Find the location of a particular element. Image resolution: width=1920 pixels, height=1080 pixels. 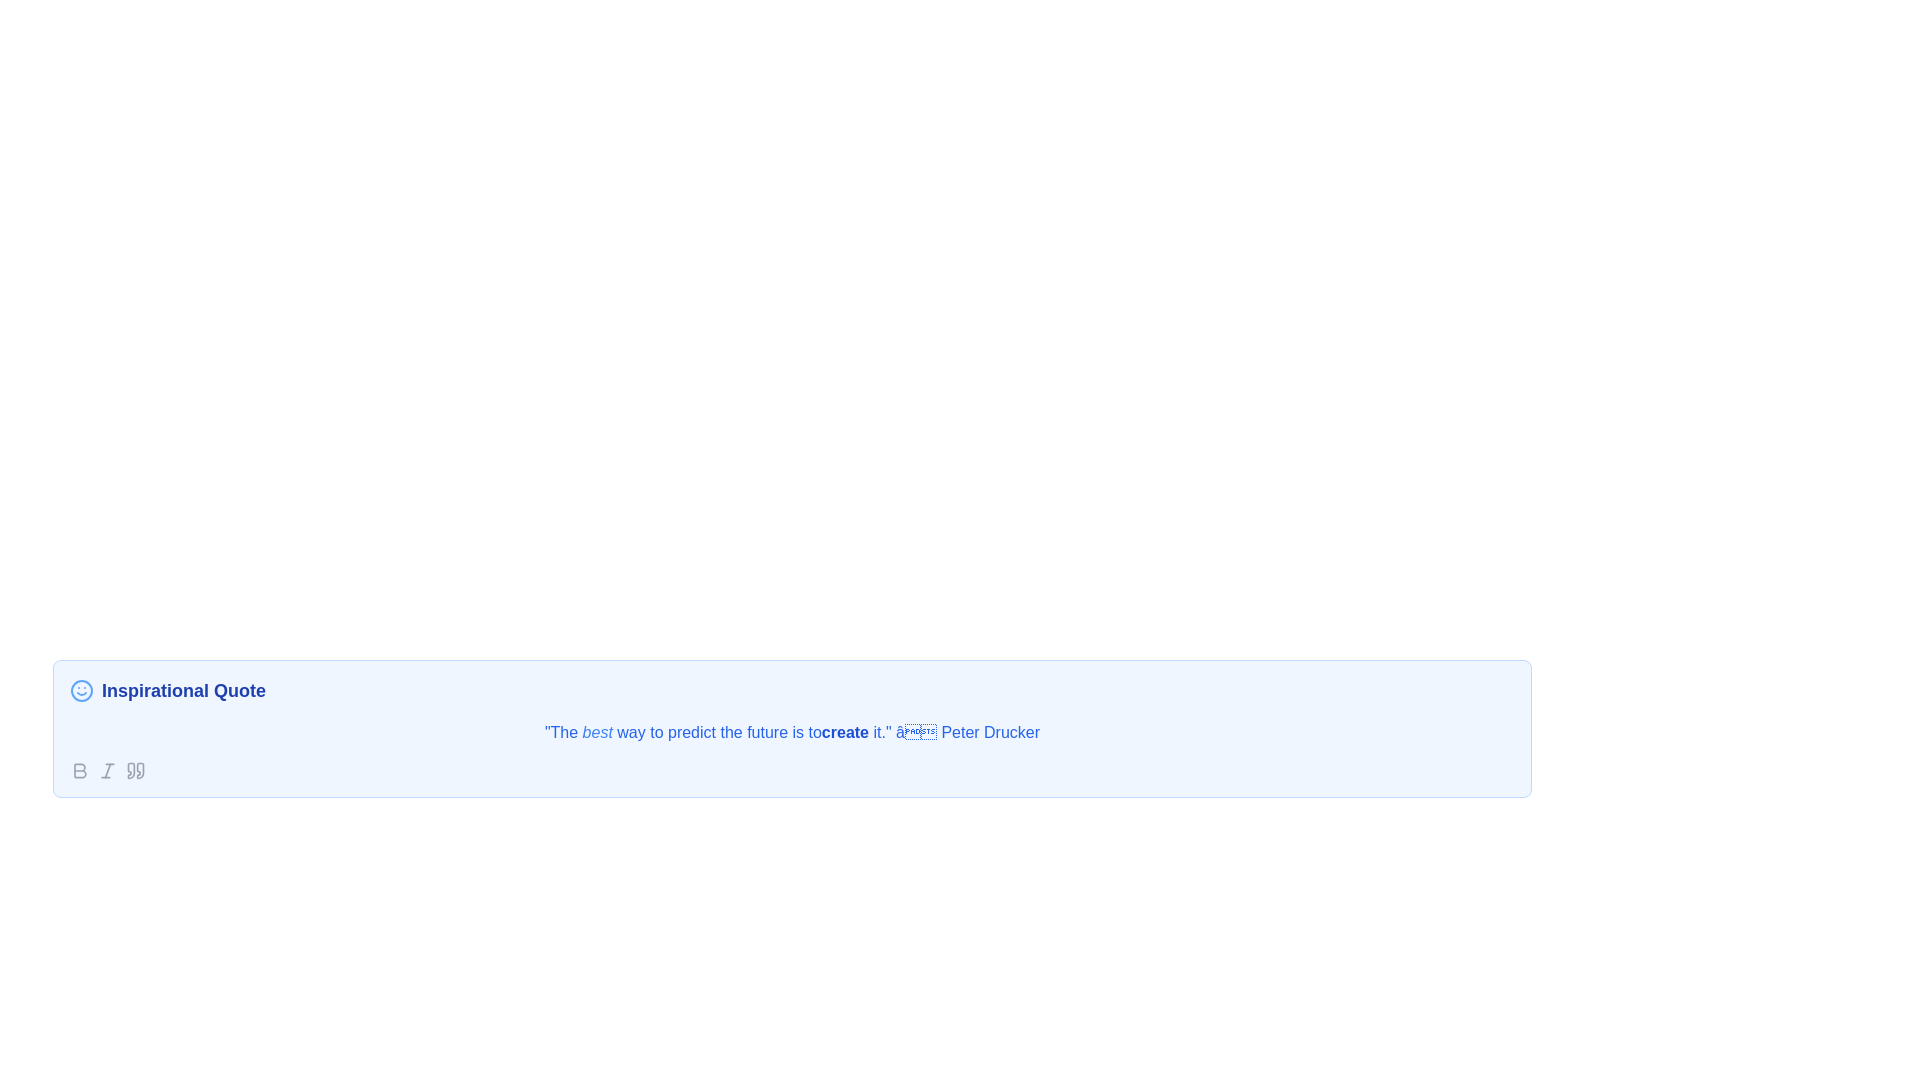

the italicization icon, which is the second icon in a sequence of three formatting icons is located at coordinates (107, 770).